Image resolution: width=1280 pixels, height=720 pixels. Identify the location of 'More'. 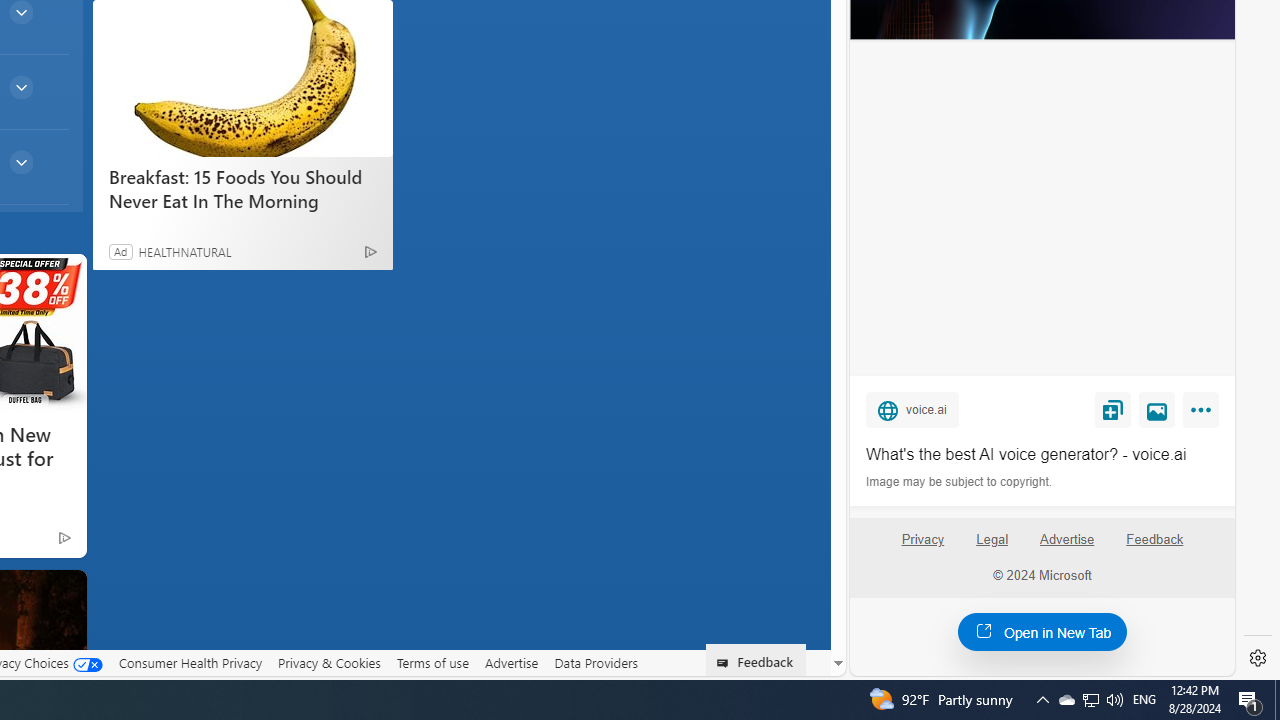
(1203, 412).